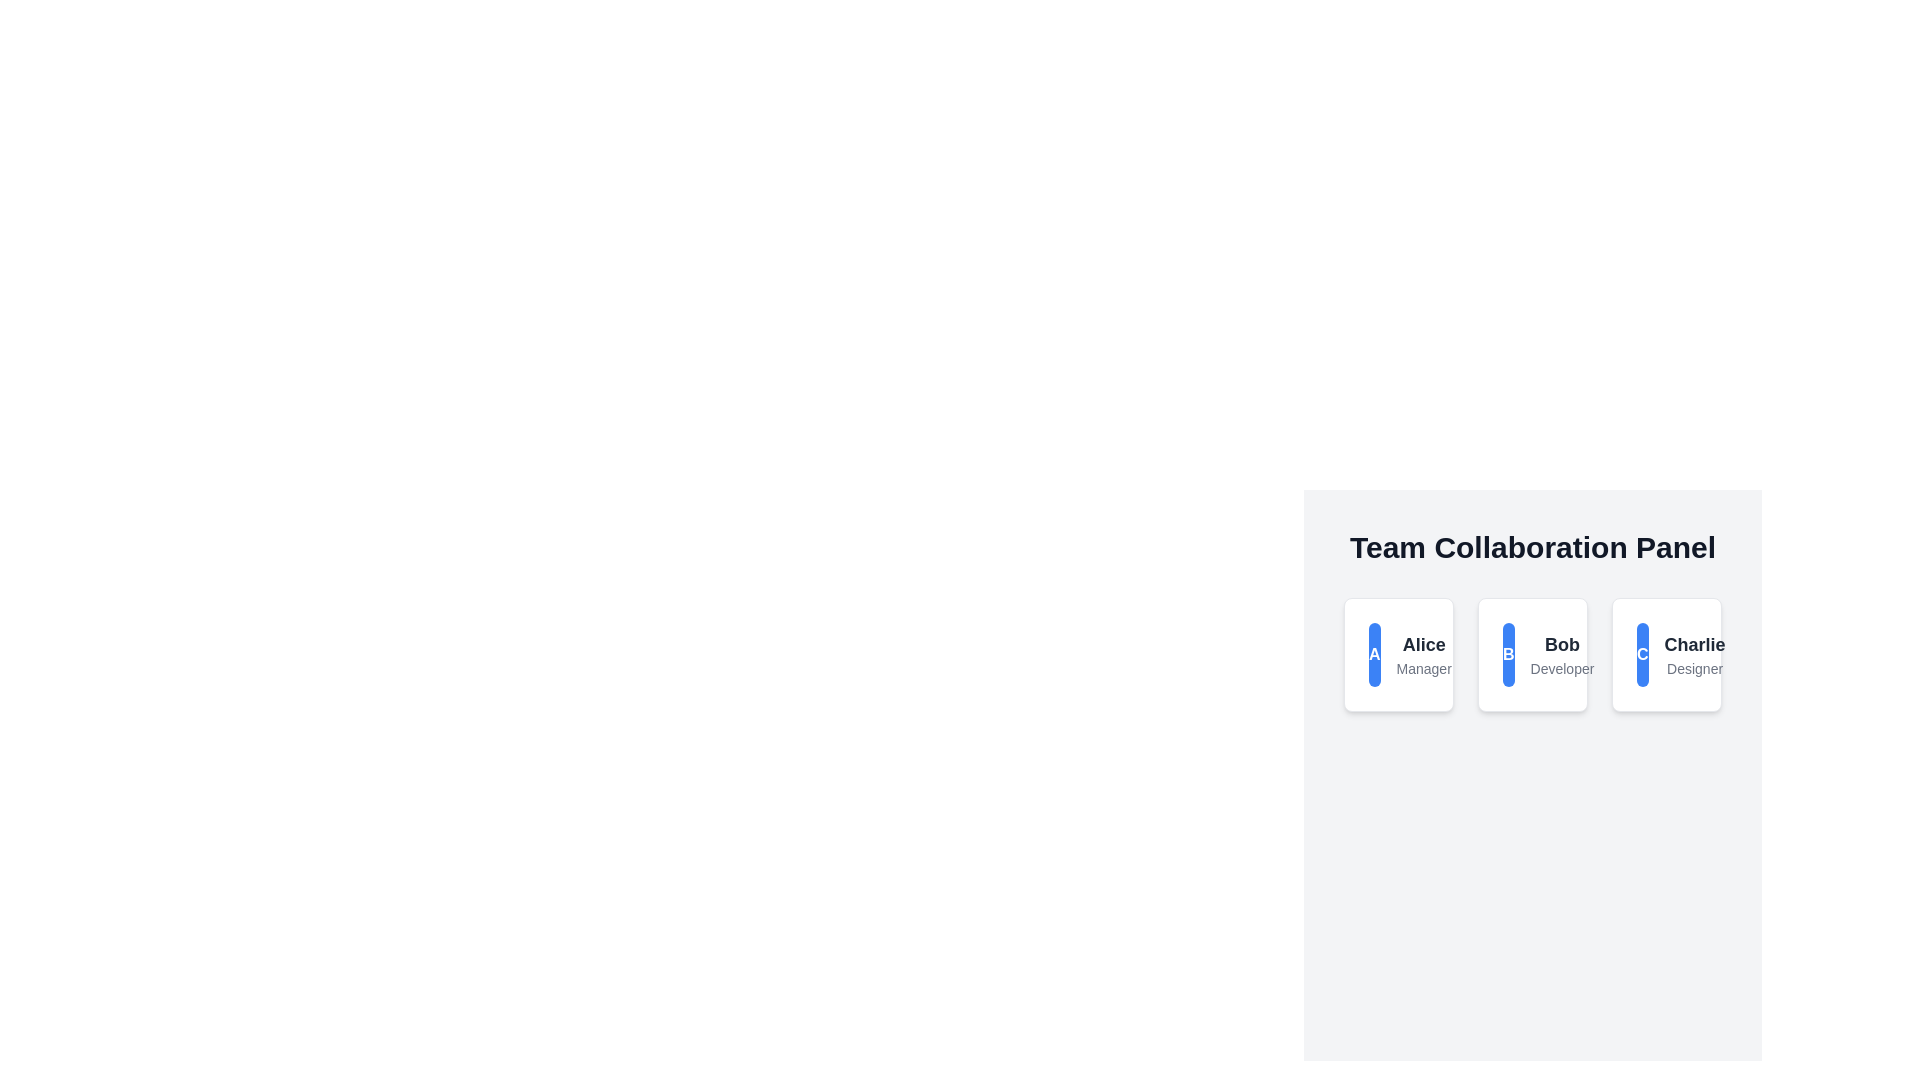 The height and width of the screenshot is (1080, 1920). I want to click on the Circular Badge that visually identifies the user profile for 'Bob', positioned to the left of the name and title in the profile card, so click(1508, 655).